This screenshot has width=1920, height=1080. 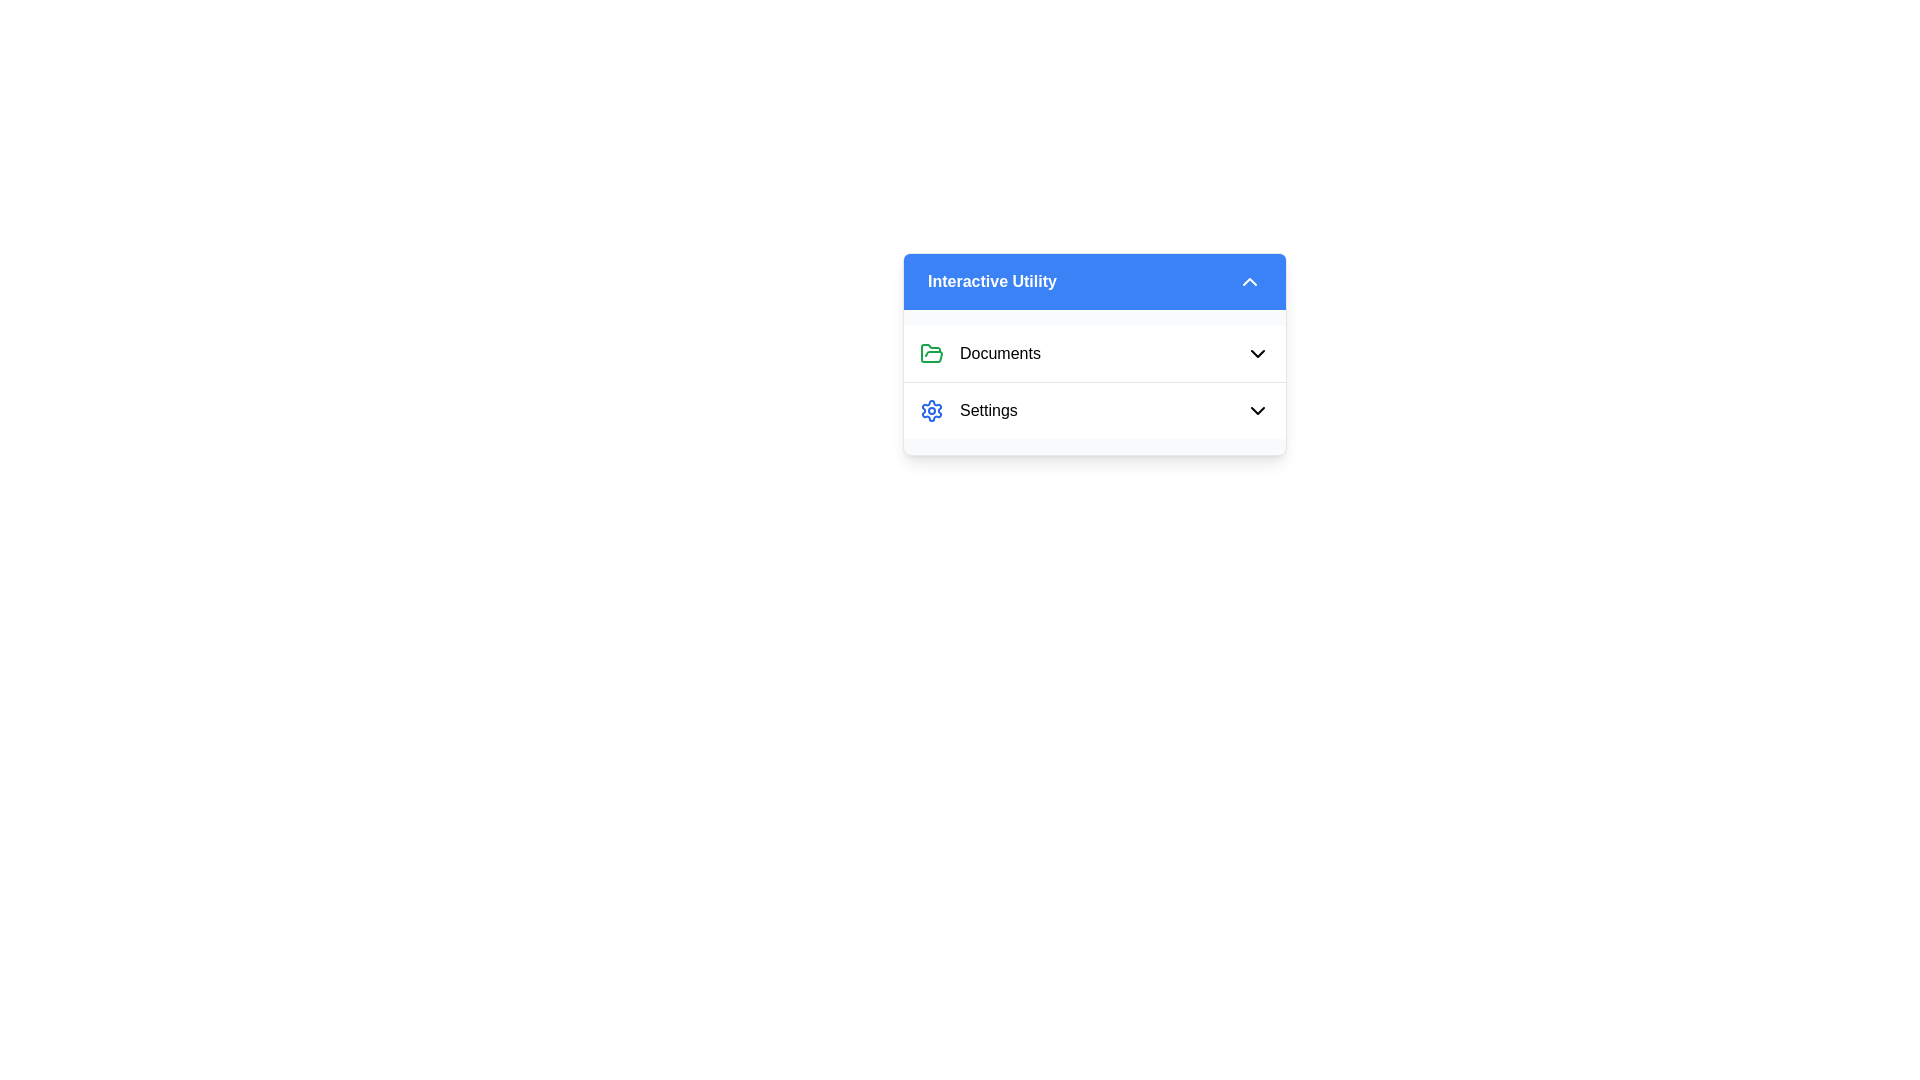 What do you see at coordinates (930, 410) in the screenshot?
I see `the gear-like icon with a blue outline located above the 'Settings' text in the dropdown section beneath the 'Interactive Utility' header` at bounding box center [930, 410].